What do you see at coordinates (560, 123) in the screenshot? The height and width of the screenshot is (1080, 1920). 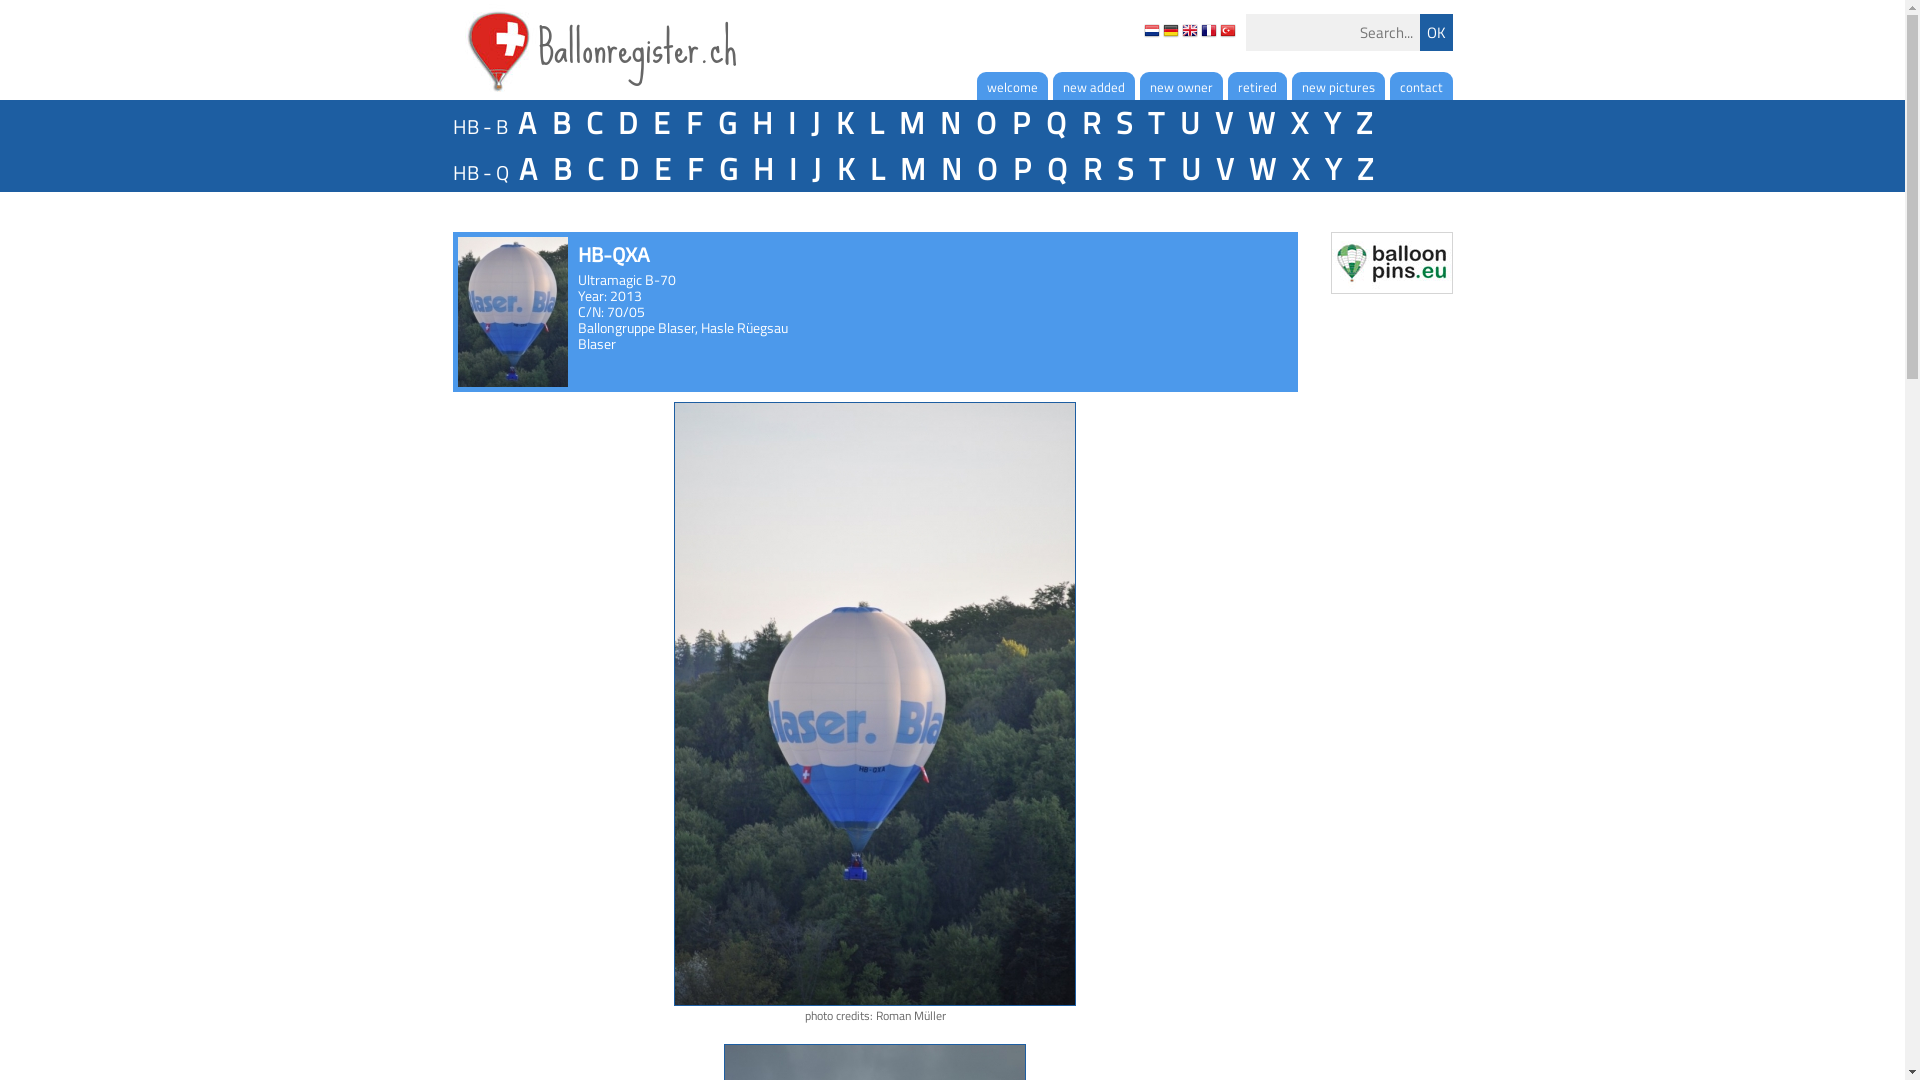 I see `'B'` at bounding box center [560, 123].